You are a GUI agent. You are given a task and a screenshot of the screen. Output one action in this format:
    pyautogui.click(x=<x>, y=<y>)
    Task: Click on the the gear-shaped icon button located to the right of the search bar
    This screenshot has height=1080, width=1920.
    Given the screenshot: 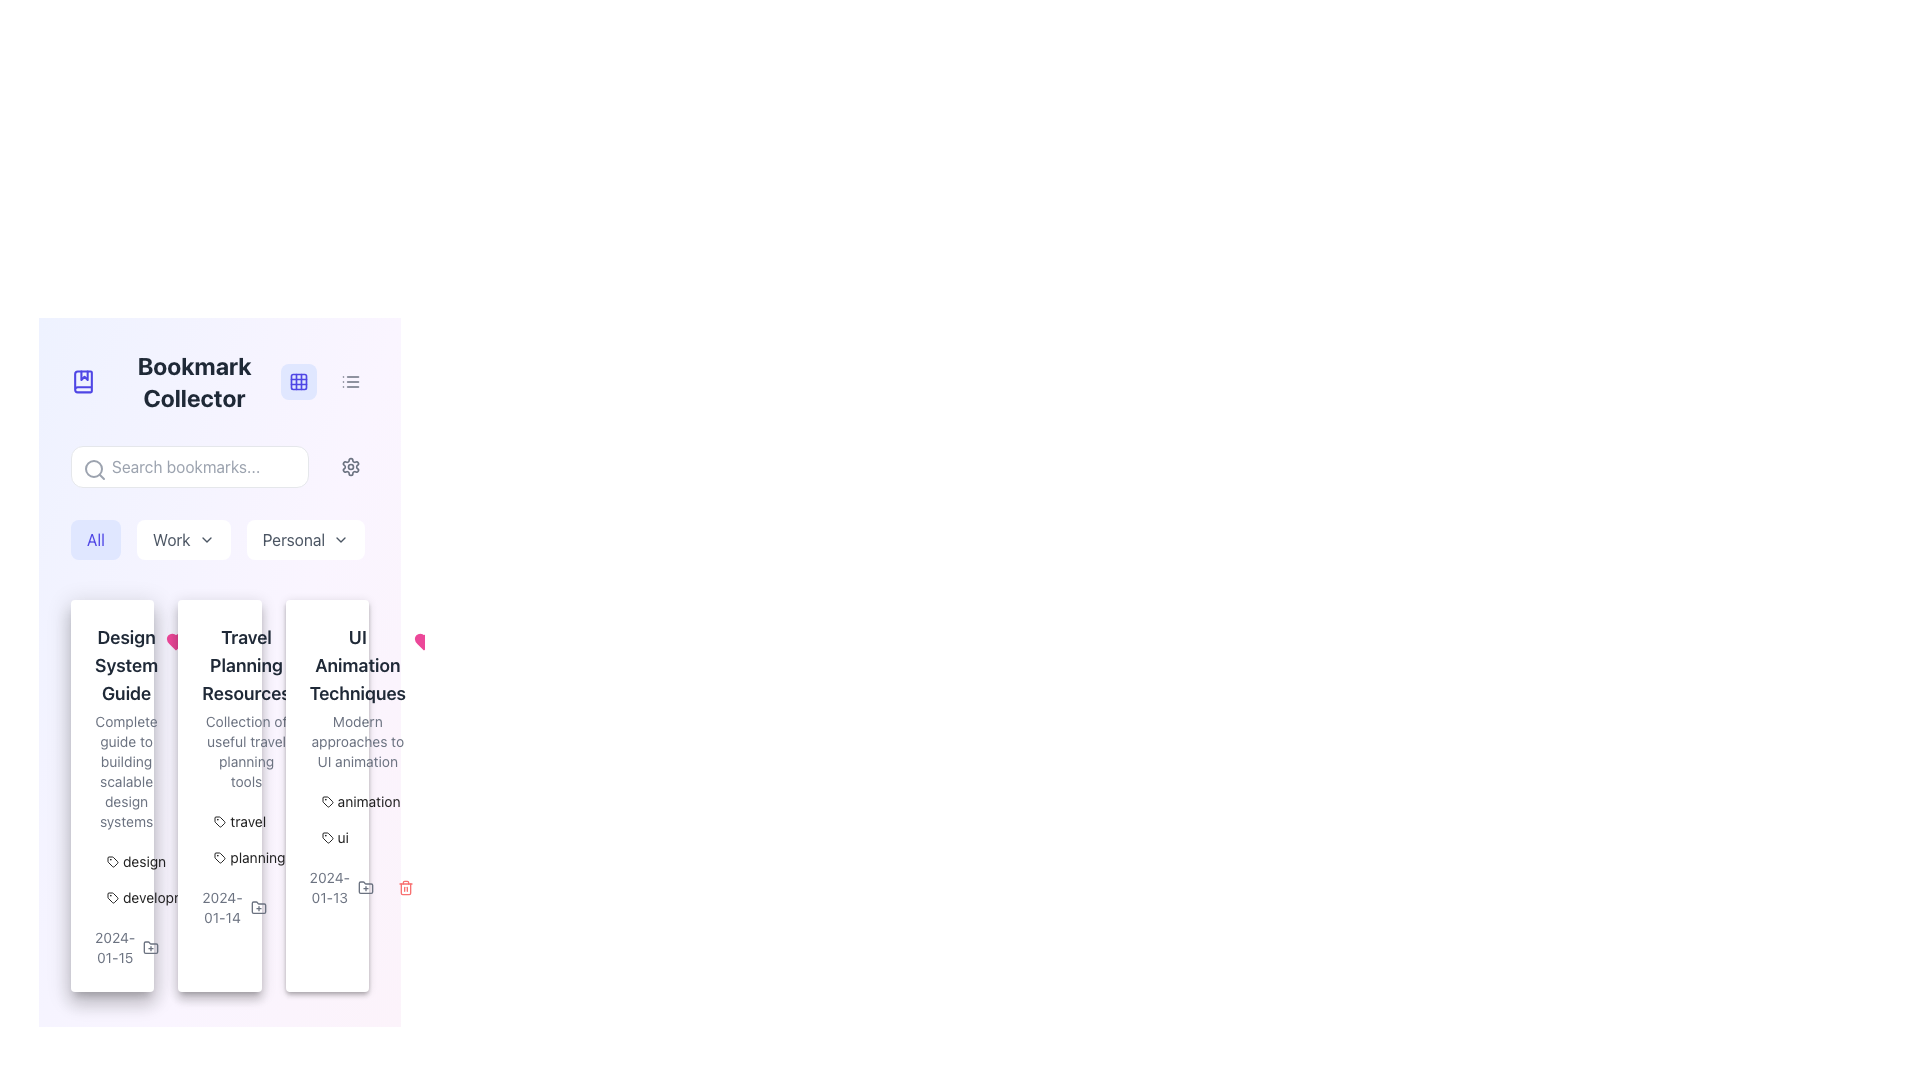 What is the action you would take?
    pyautogui.click(x=350, y=466)
    